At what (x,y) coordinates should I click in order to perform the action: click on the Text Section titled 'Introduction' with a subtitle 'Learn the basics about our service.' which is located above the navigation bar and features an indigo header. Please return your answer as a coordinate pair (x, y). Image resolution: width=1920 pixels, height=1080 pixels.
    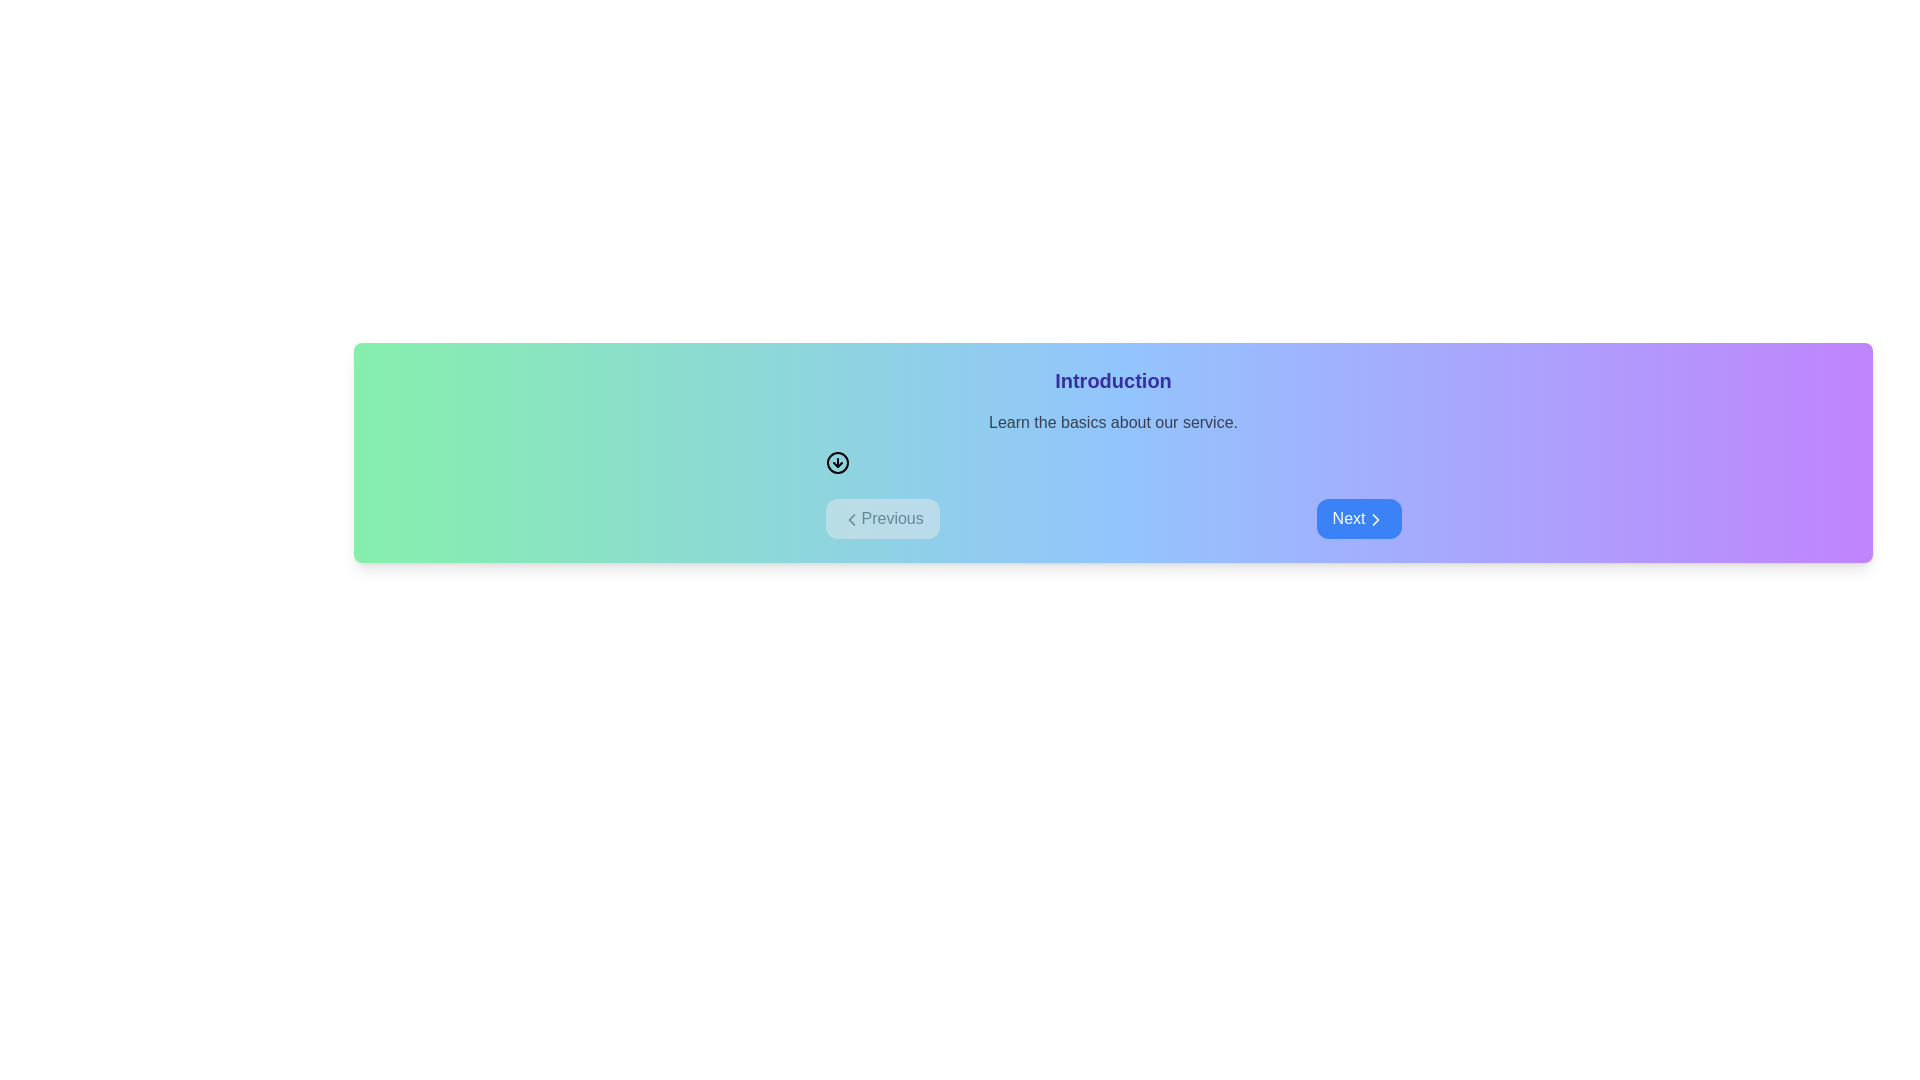
    Looking at the image, I should click on (1112, 419).